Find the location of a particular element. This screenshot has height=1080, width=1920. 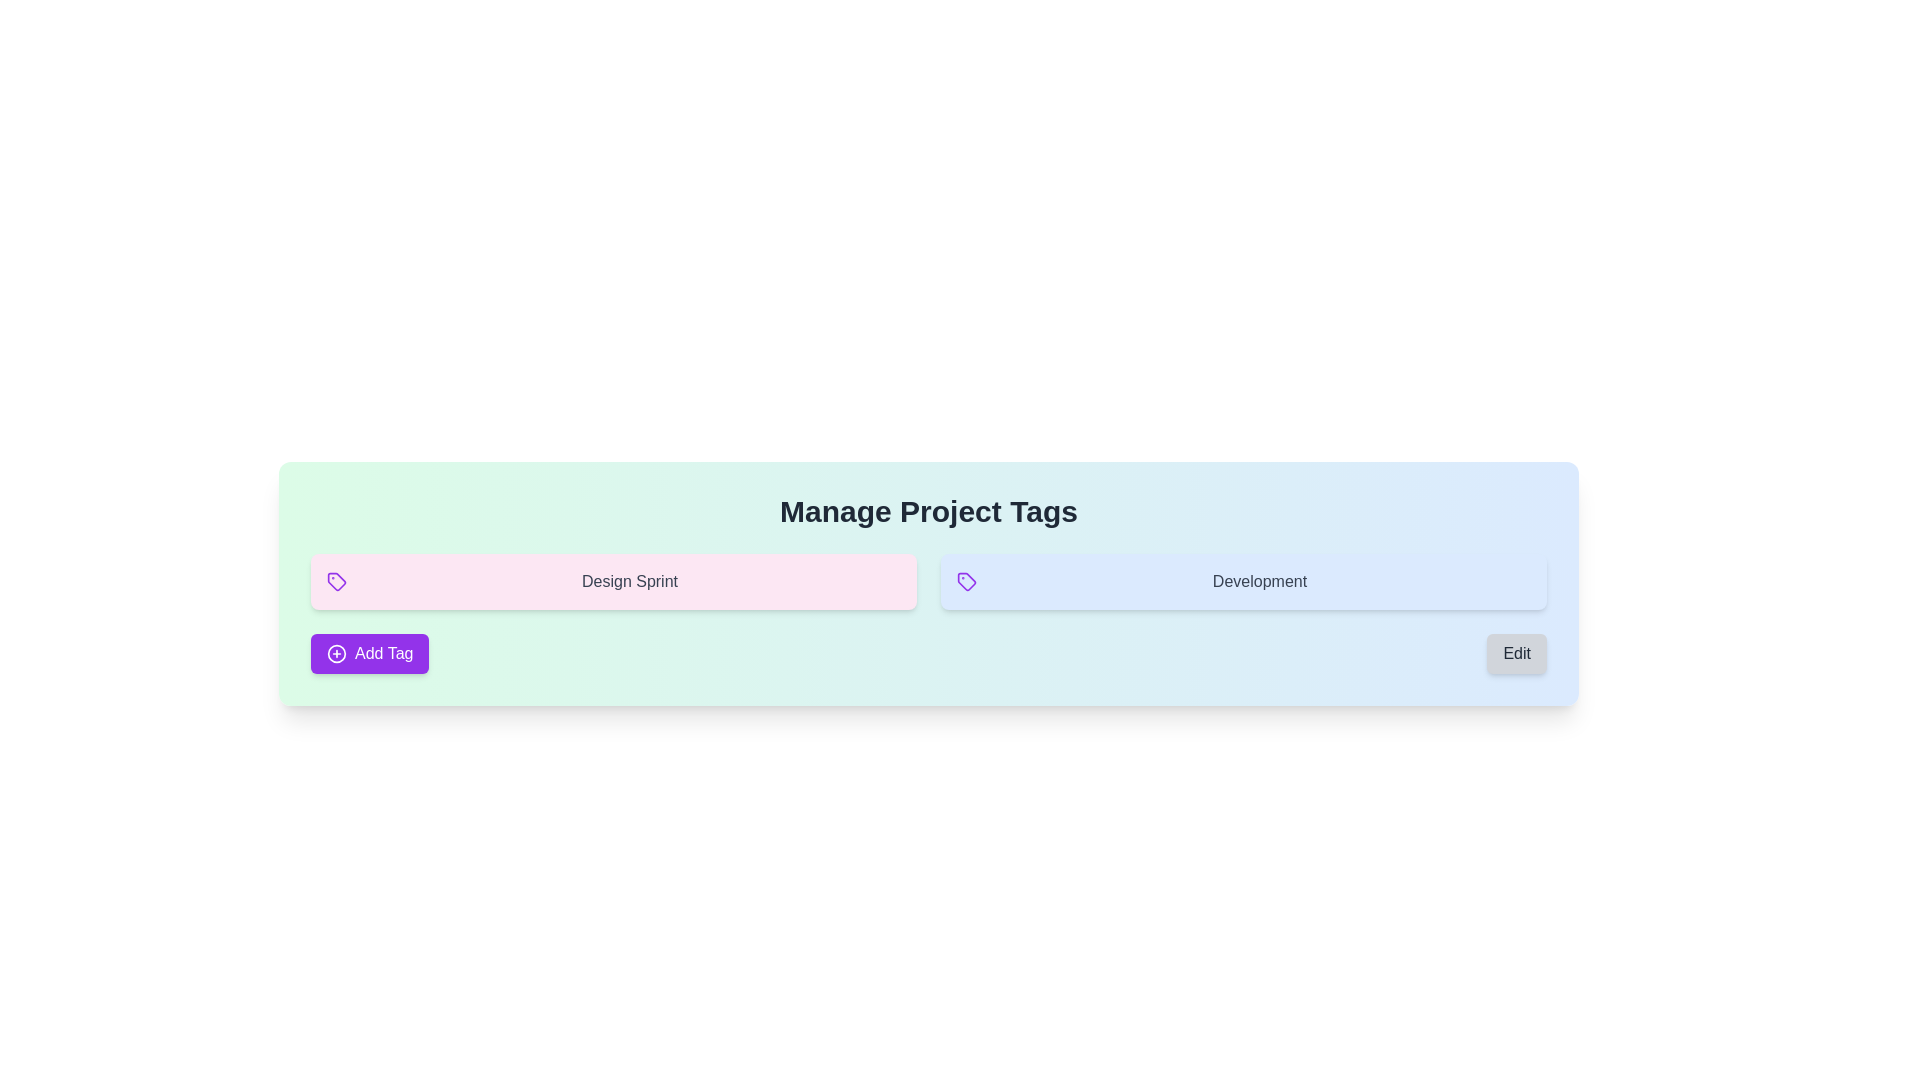

the circular icon element within the 'Add Tag' button is located at coordinates (336, 654).